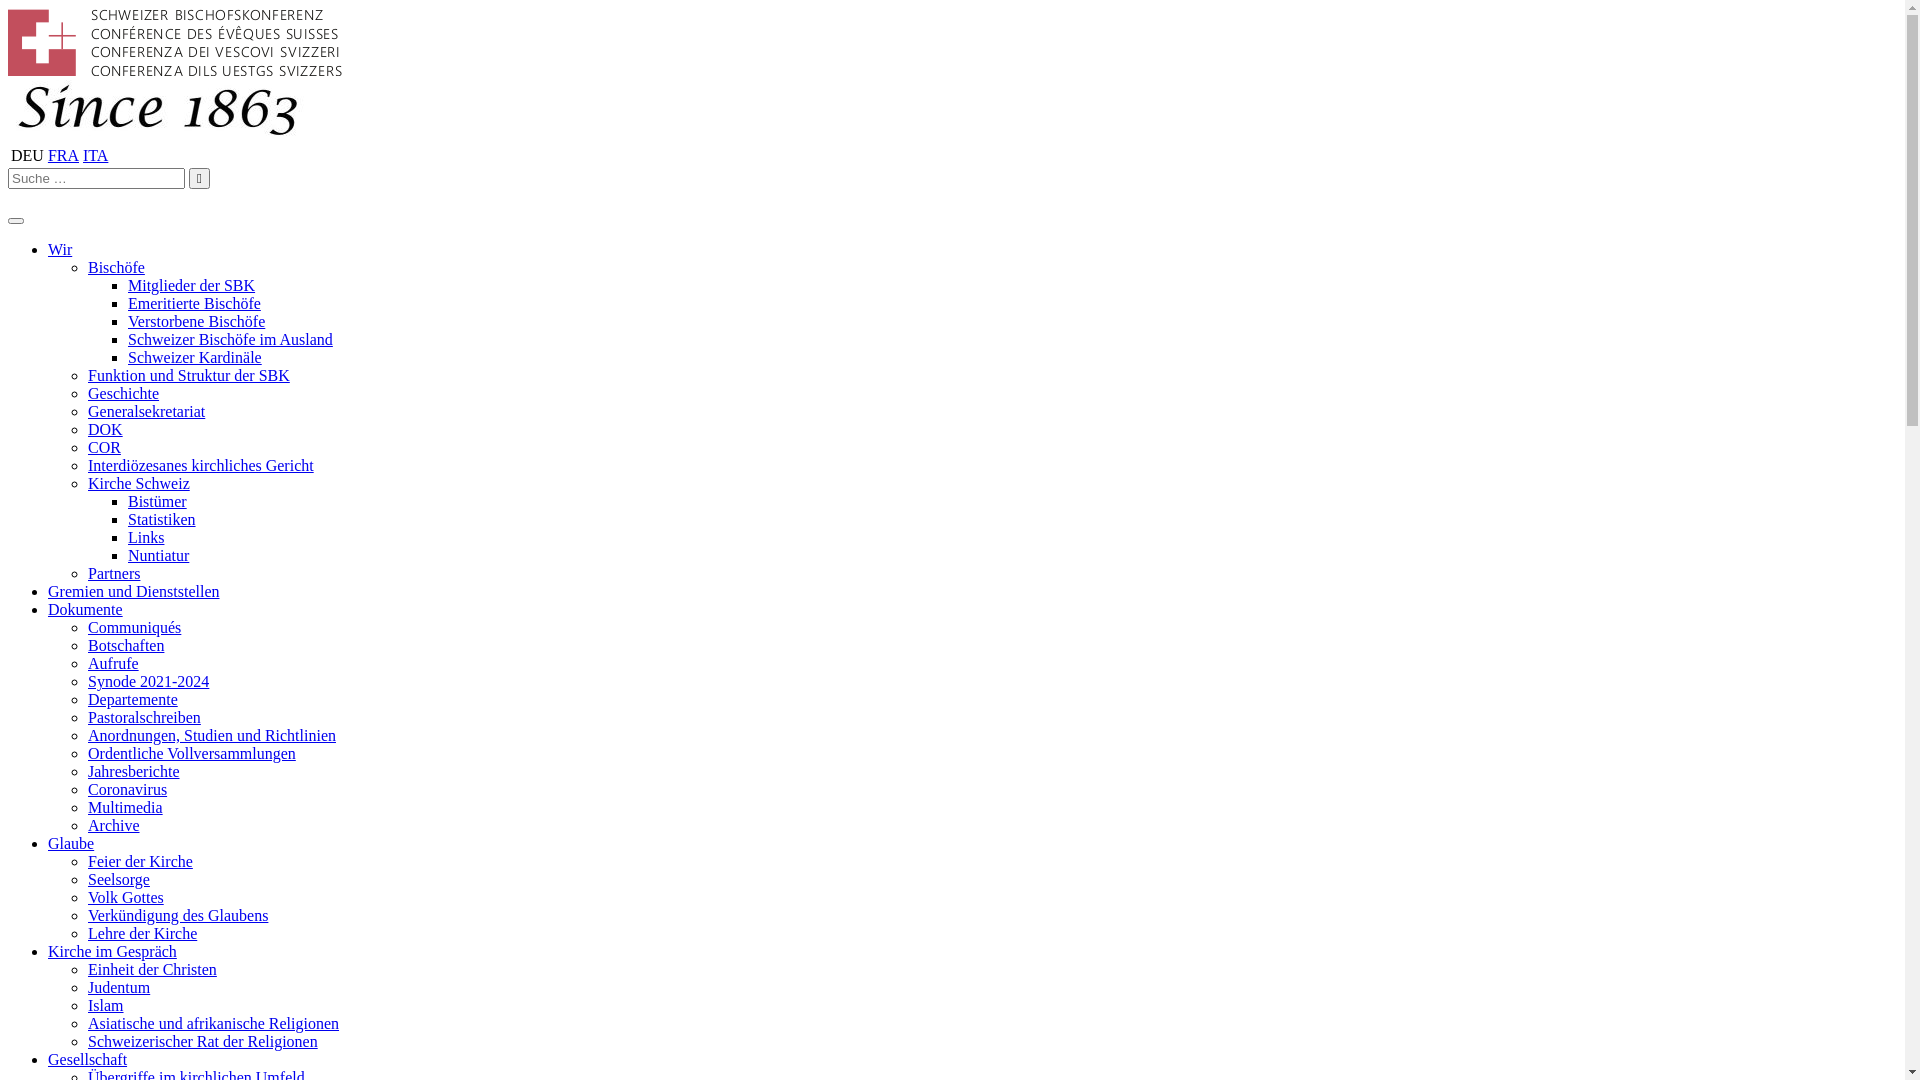 This screenshot has width=1920, height=1080. I want to click on 'Nuntiatur', so click(157, 555).